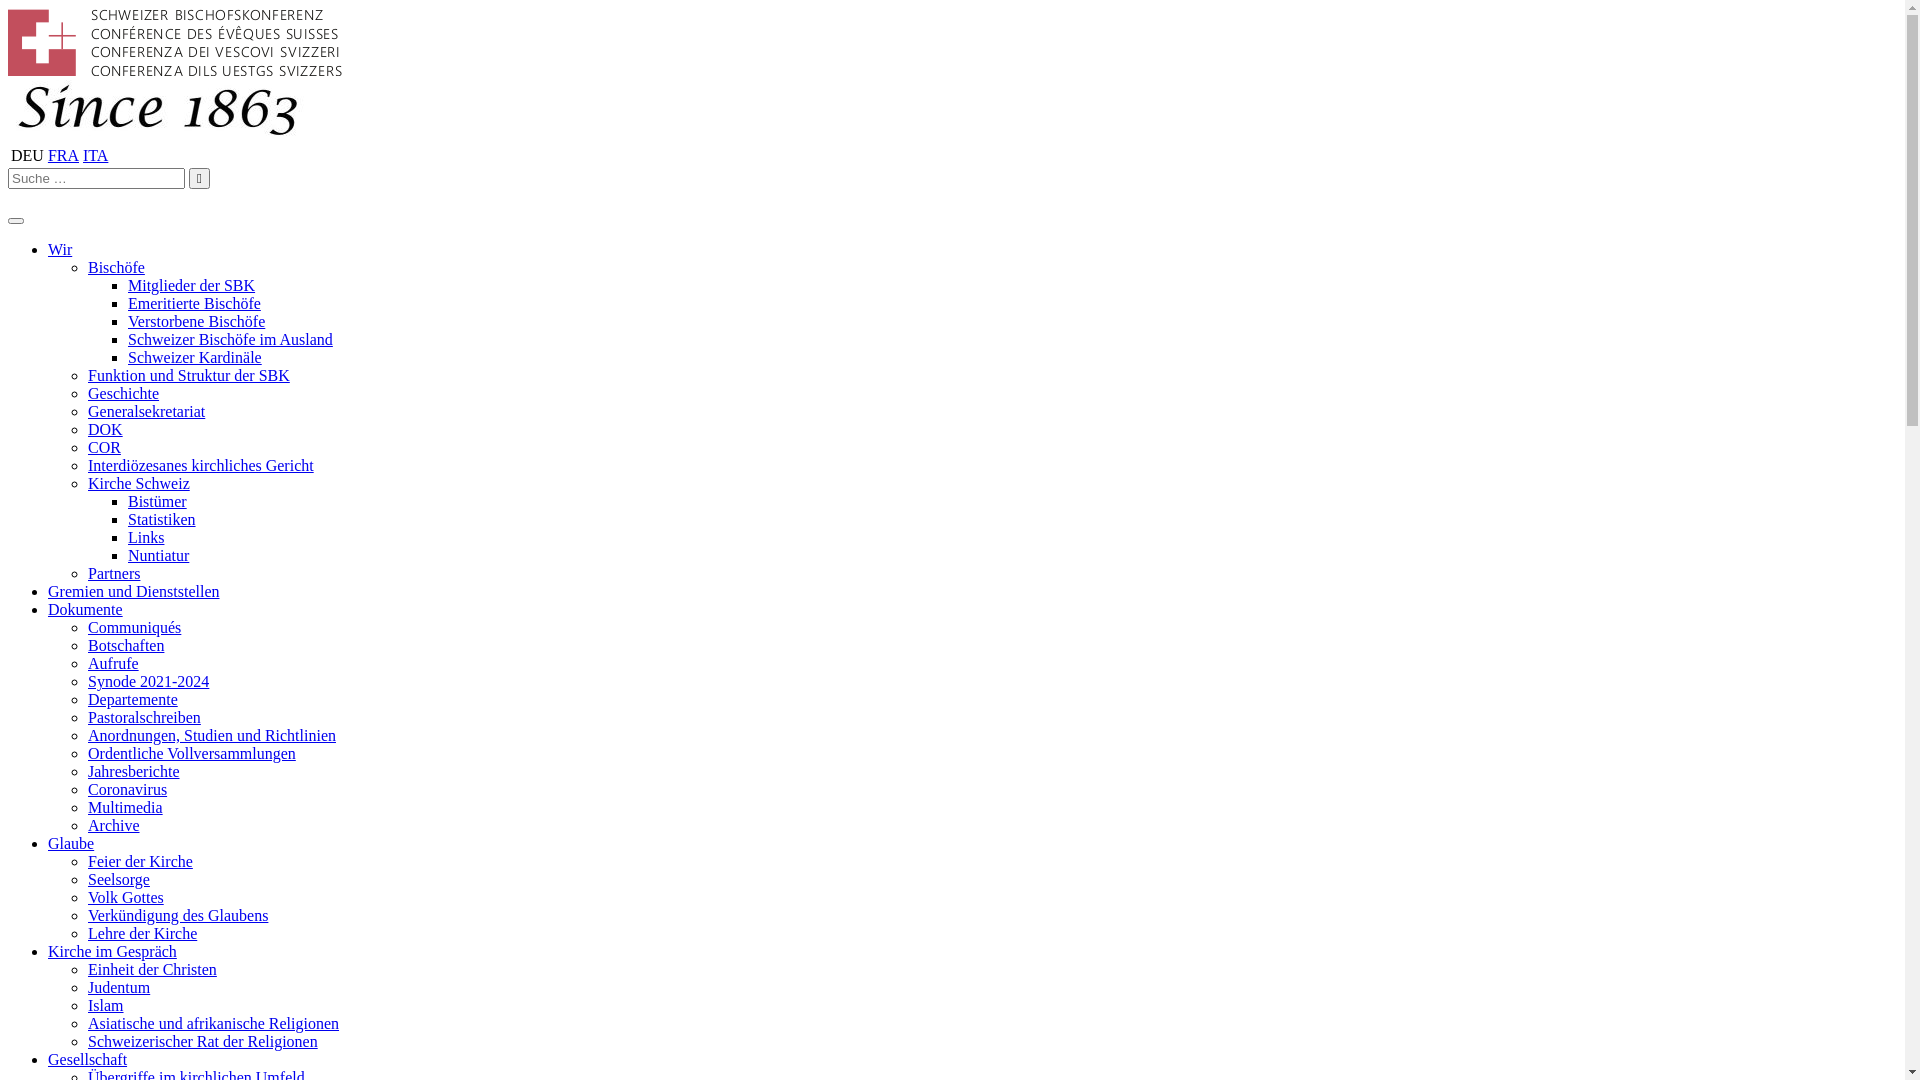 This screenshot has width=1920, height=1080. I want to click on 'Nuntiatur', so click(157, 555).